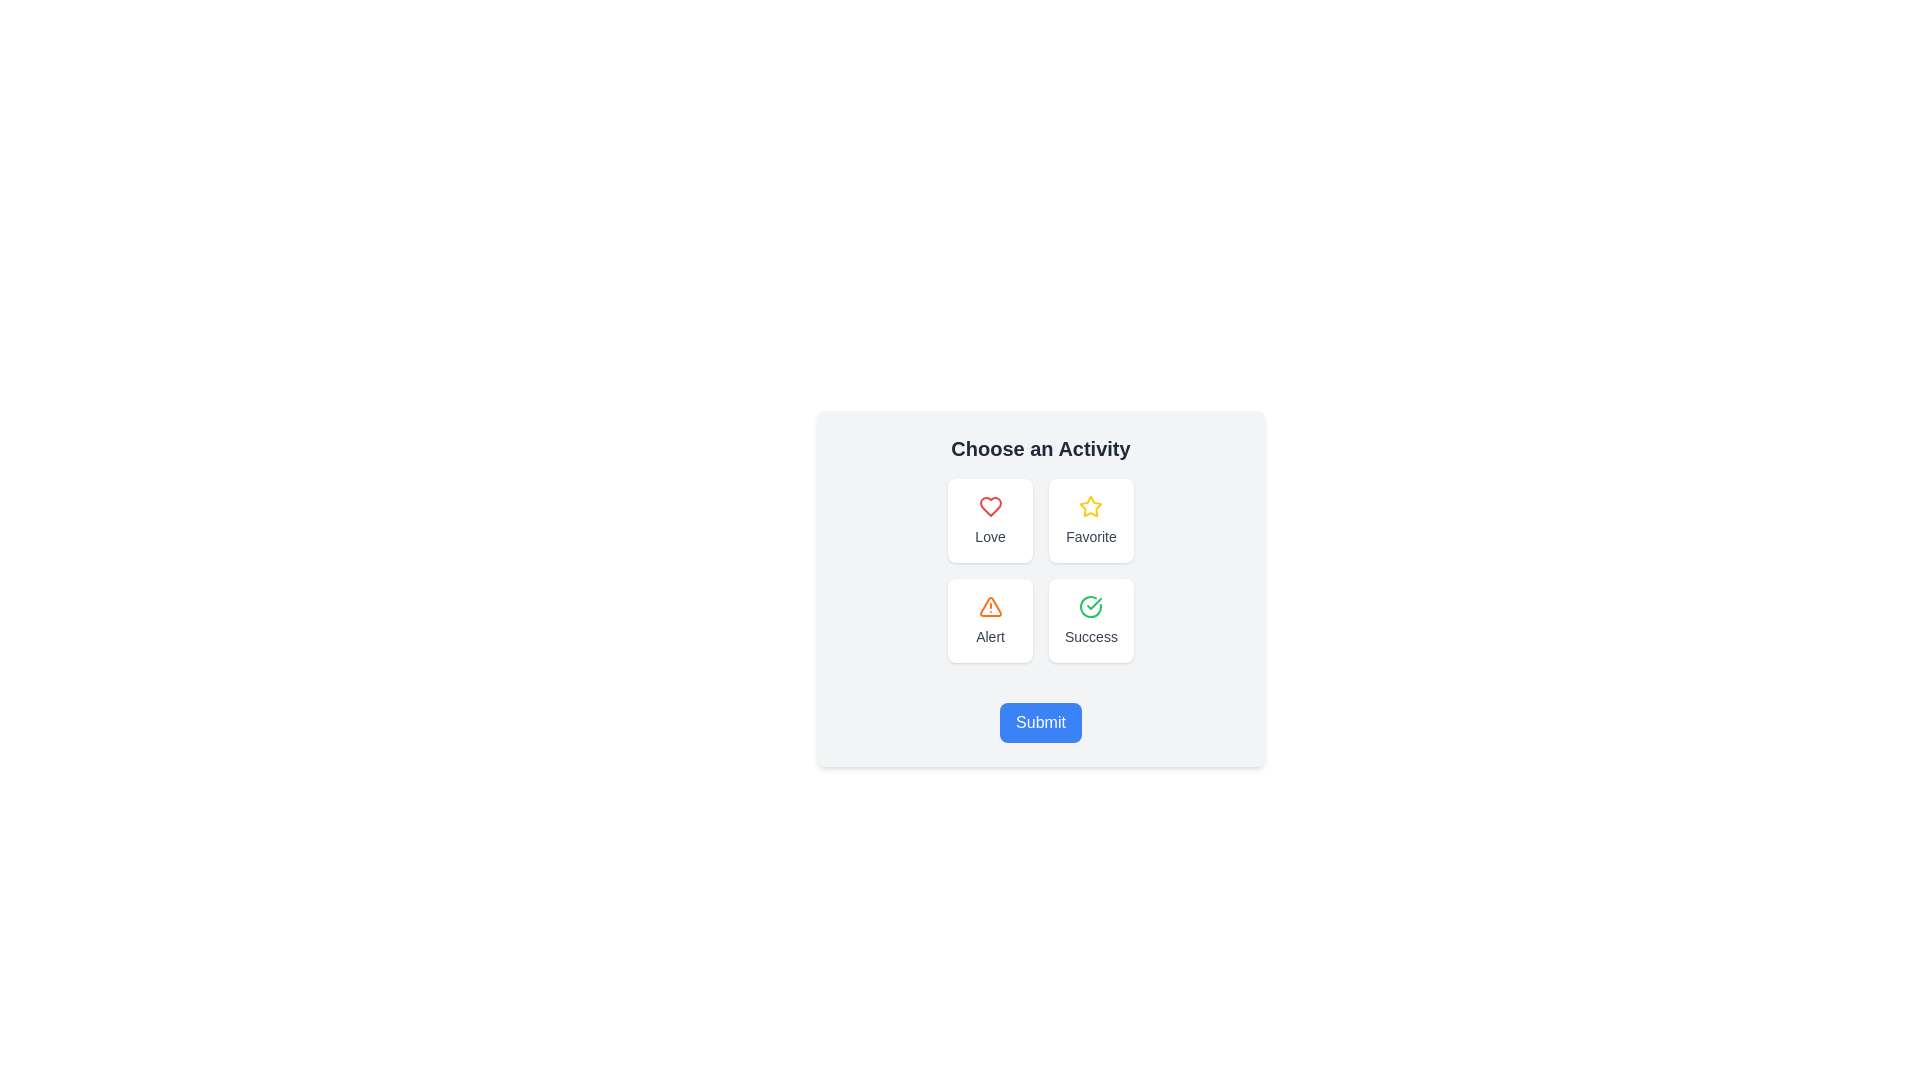  What do you see at coordinates (1090, 636) in the screenshot?
I see `the 'Success' text label displayed in a small gray font, located below the green check icon within the panel` at bounding box center [1090, 636].